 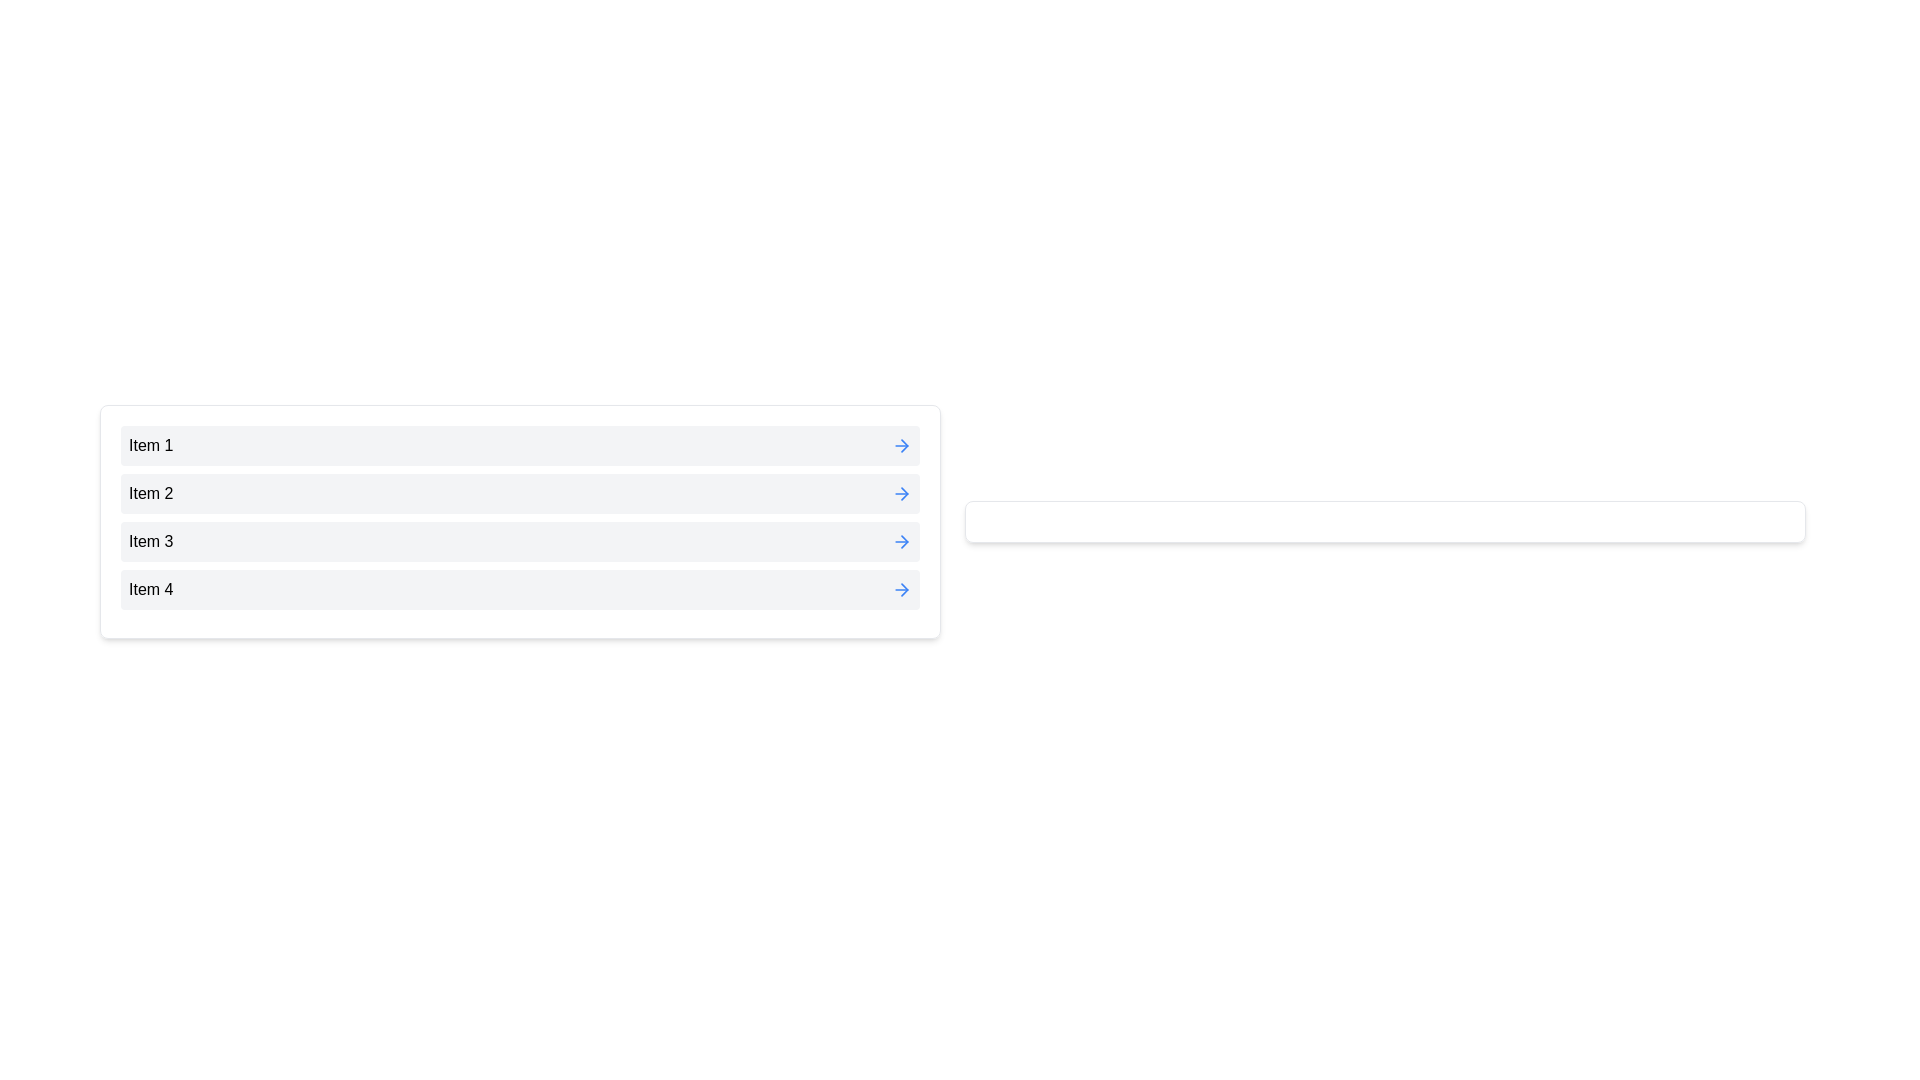 I want to click on the blue arrow button next to Item 3 to move it to the right list, so click(x=901, y=542).